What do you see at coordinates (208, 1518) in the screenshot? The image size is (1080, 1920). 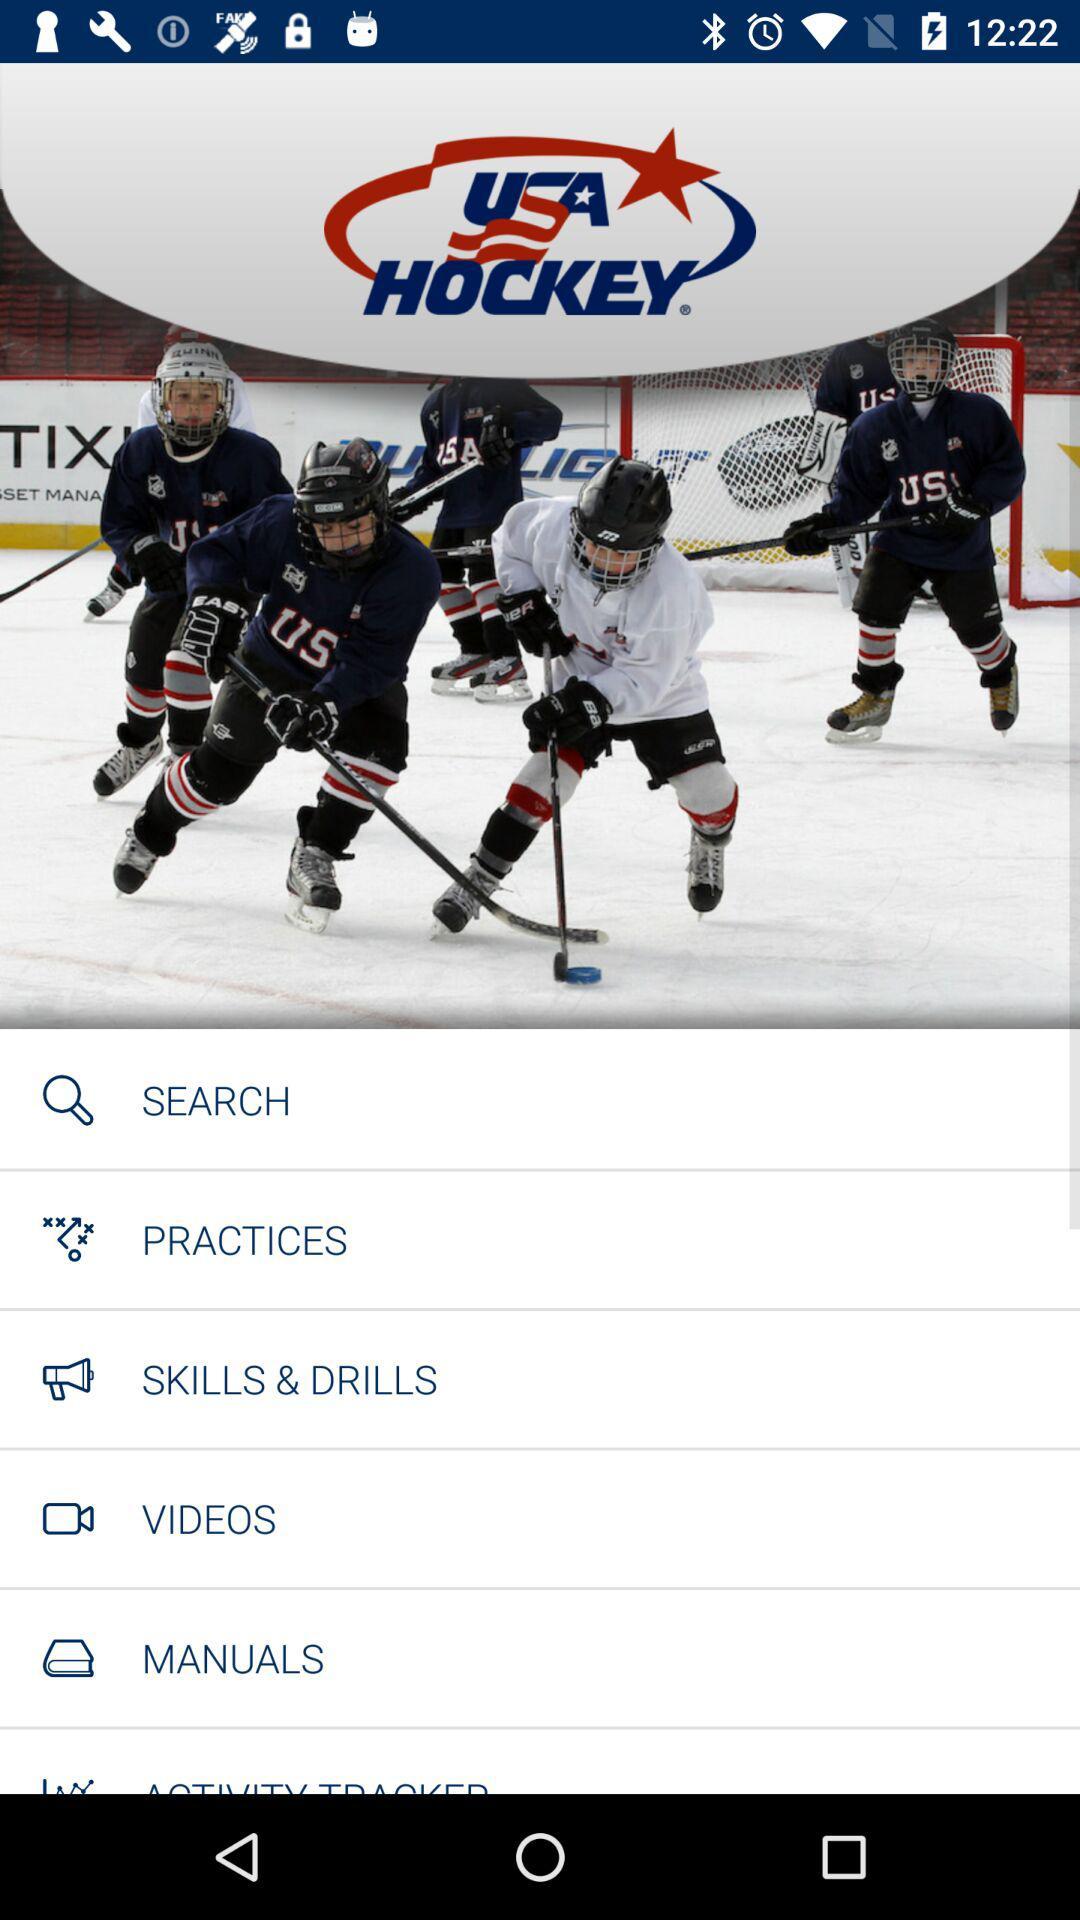 I see `the item above manuals item` at bounding box center [208, 1518].